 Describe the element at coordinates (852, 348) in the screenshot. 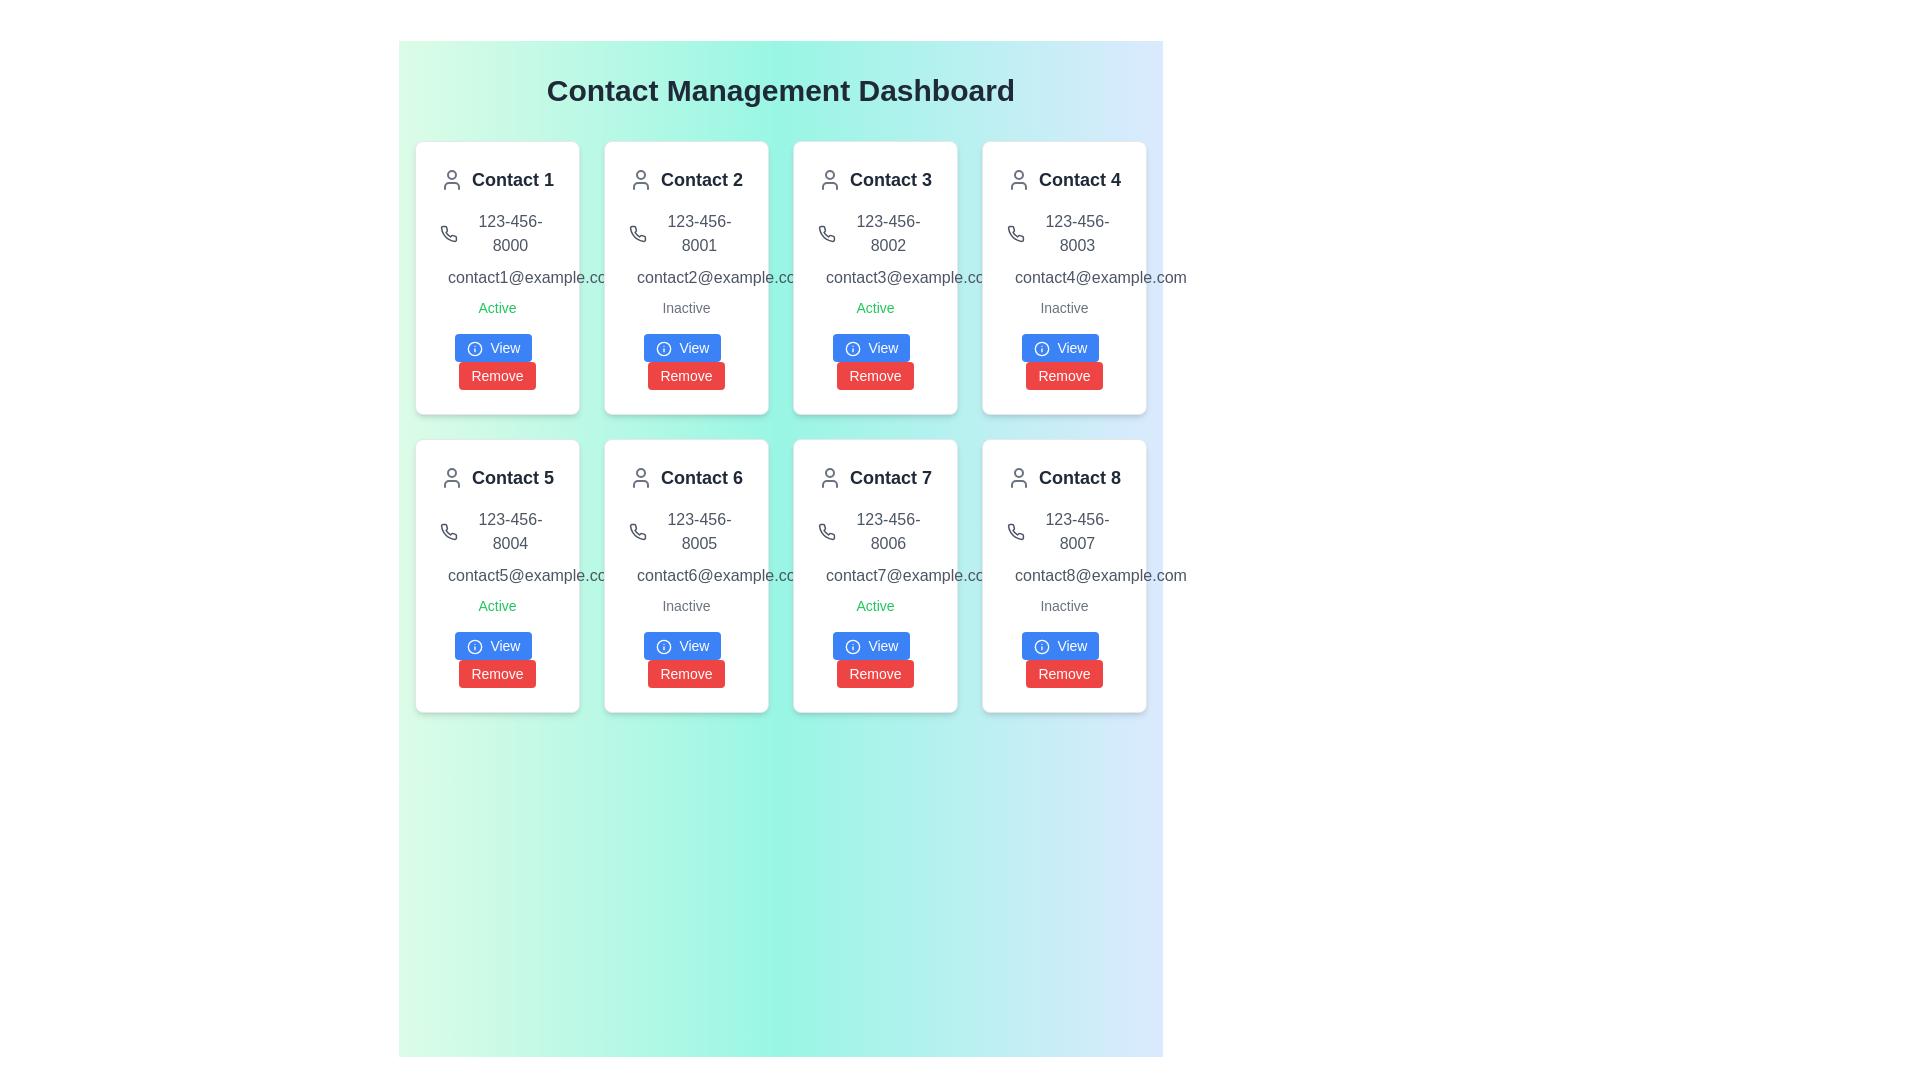

I see `the SVG graphical icon element located in the 'View' button of the card labeled 'Contact 3' to interact with the button` at that location.